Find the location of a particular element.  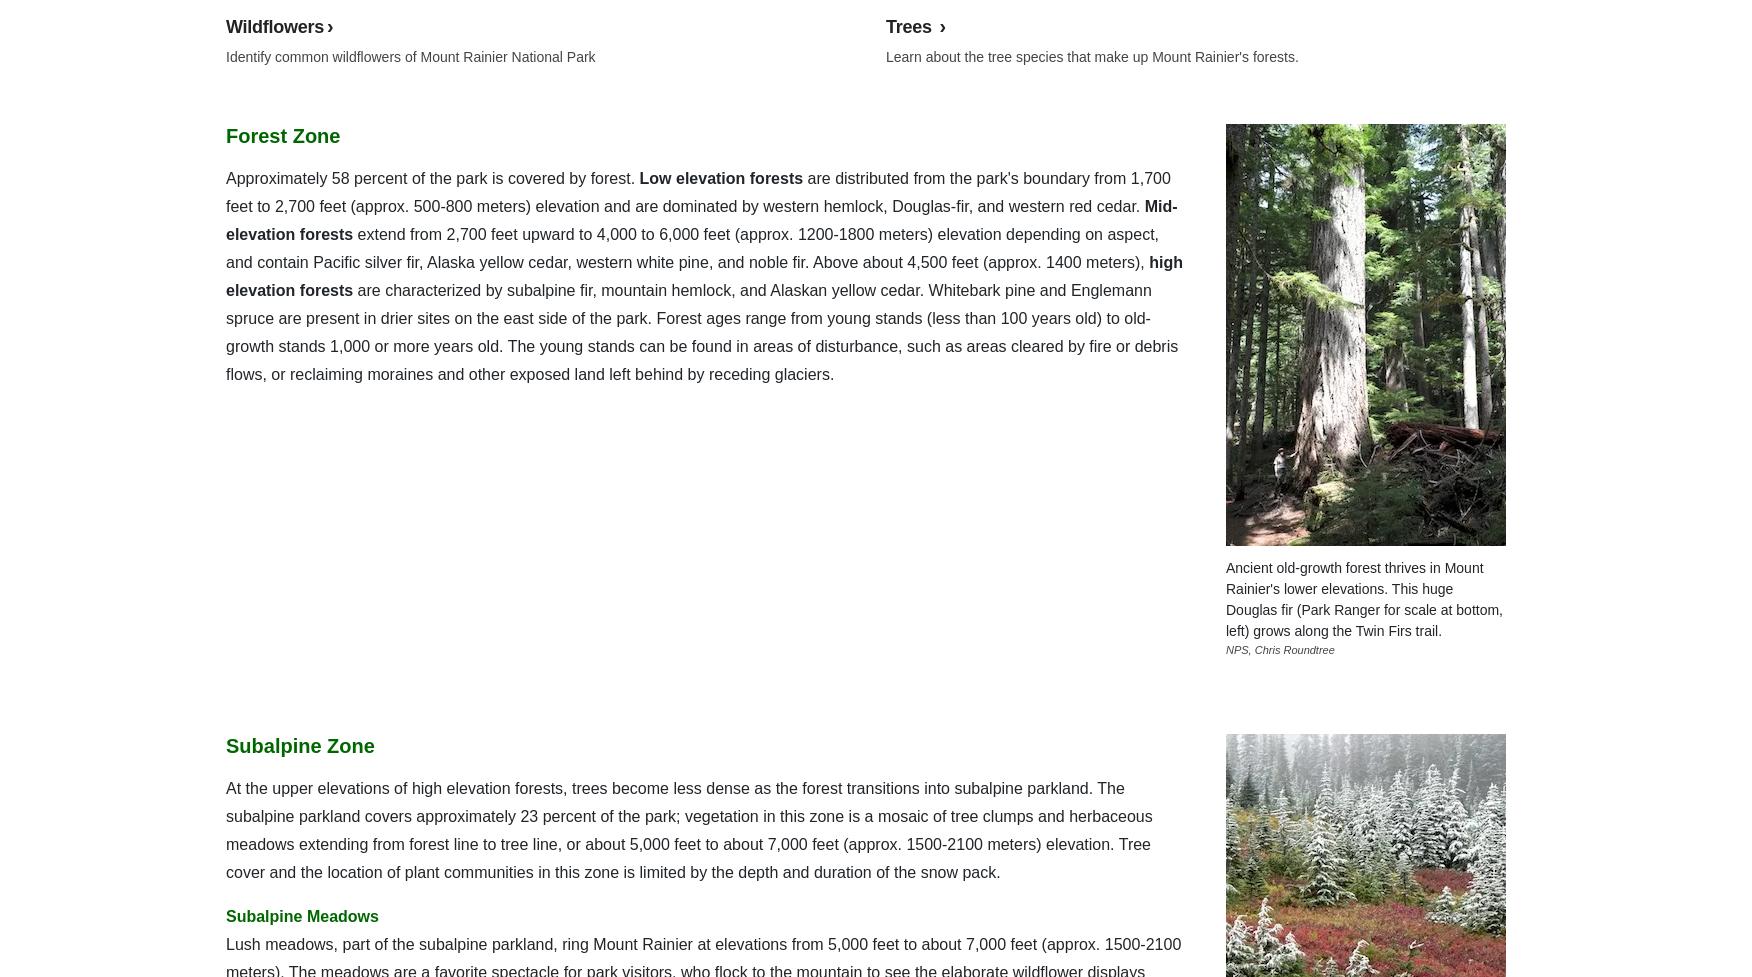

'No Fear Act' is located at coordinates (336, 50).